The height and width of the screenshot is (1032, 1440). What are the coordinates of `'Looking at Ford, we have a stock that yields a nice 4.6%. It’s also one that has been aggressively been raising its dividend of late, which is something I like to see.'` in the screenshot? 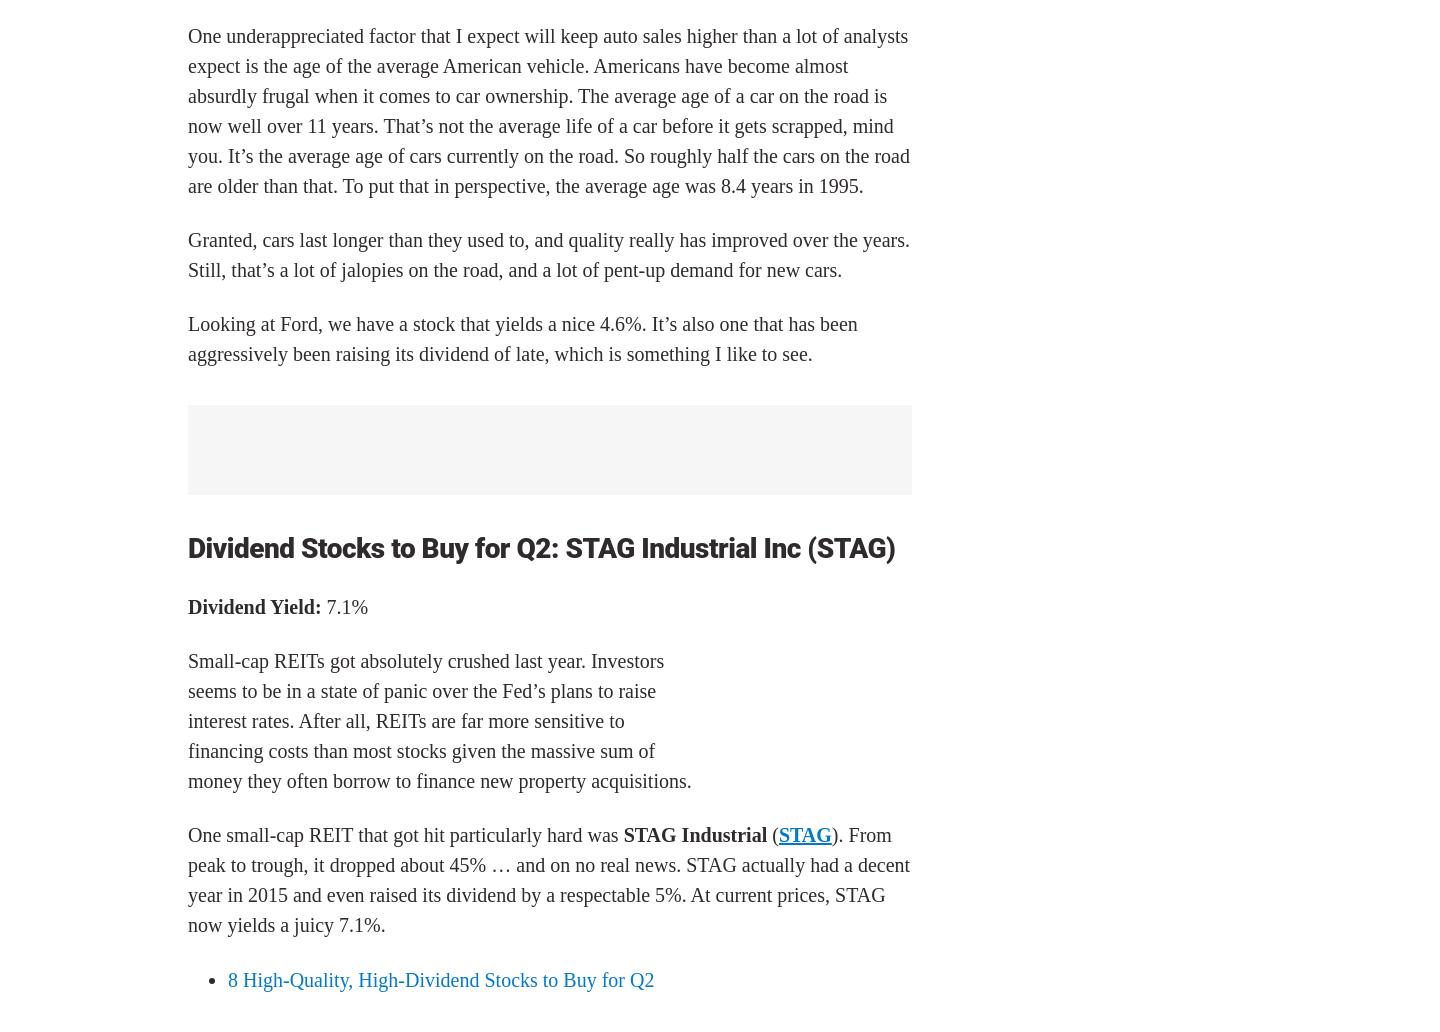 It's located at (188, 339).